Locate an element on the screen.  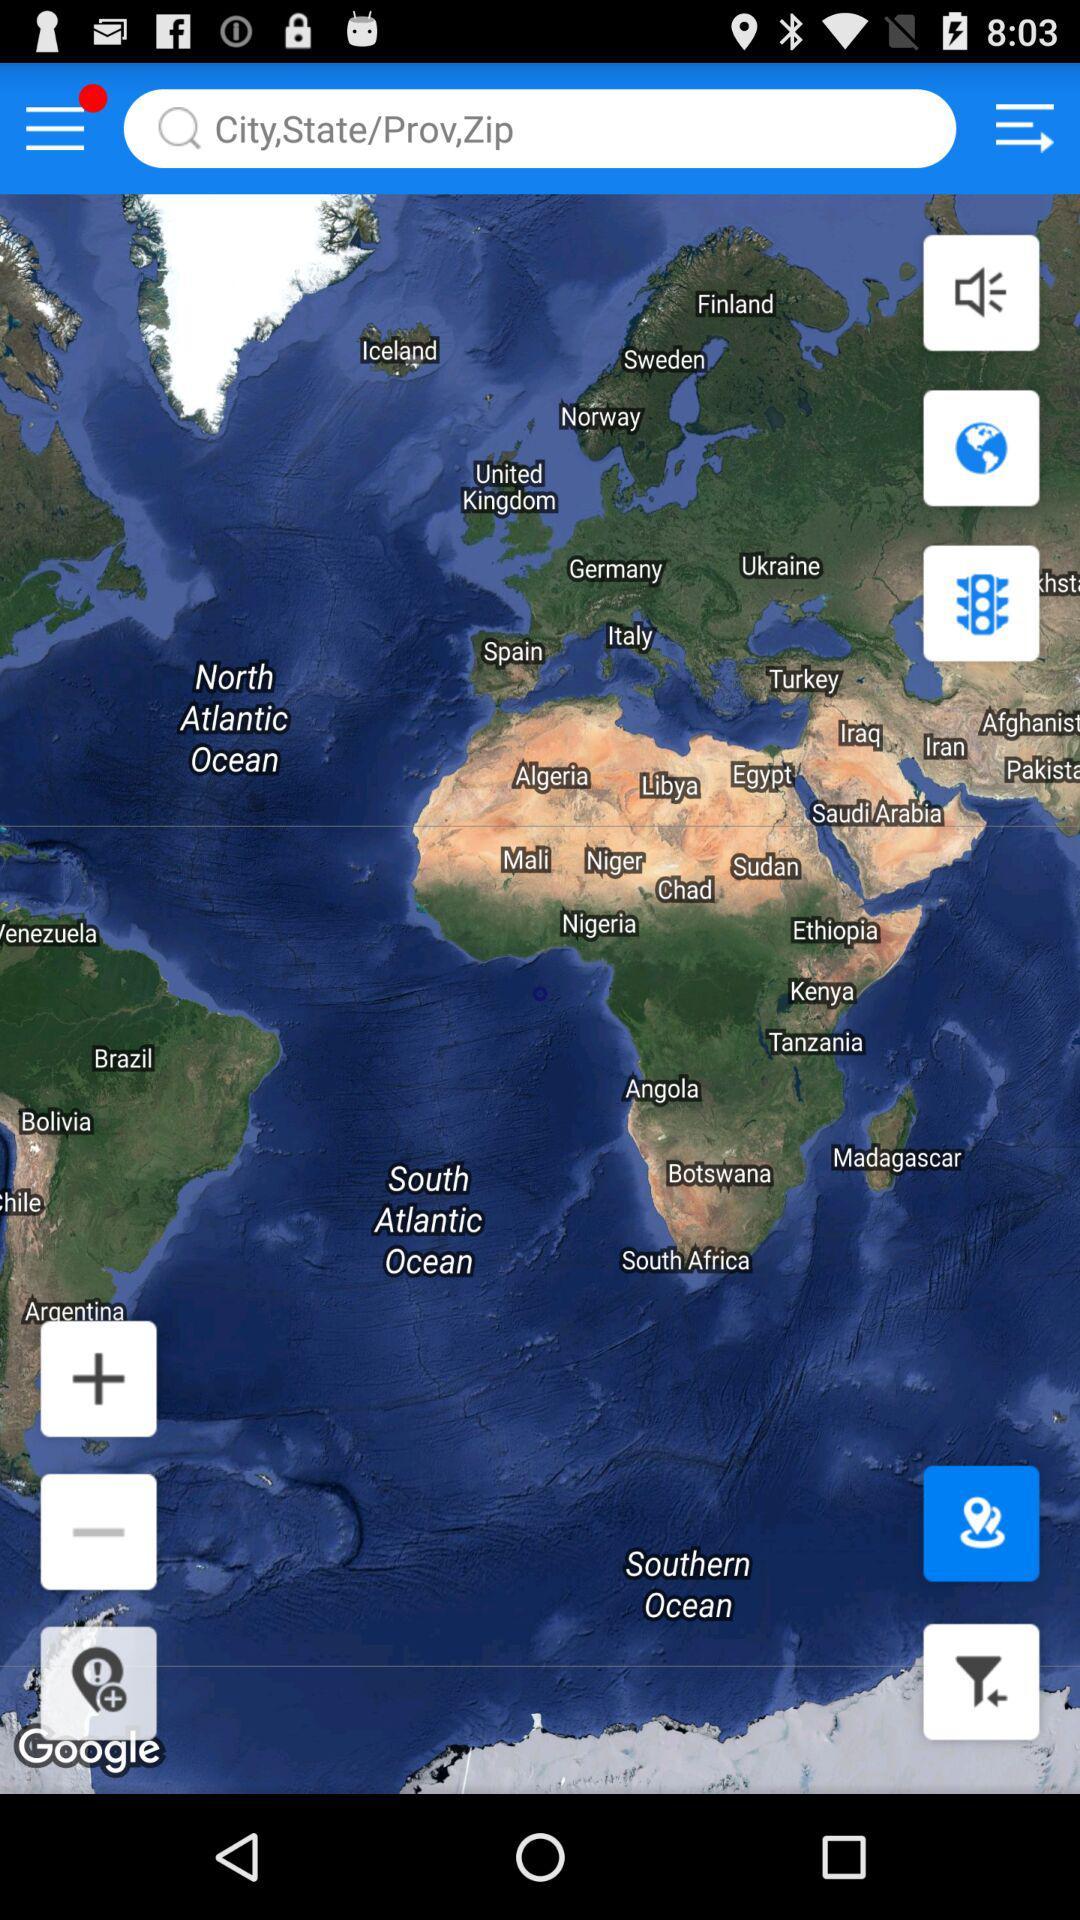
the last icon from top present at the bottom right corner is located at coordinates (98, 1682).